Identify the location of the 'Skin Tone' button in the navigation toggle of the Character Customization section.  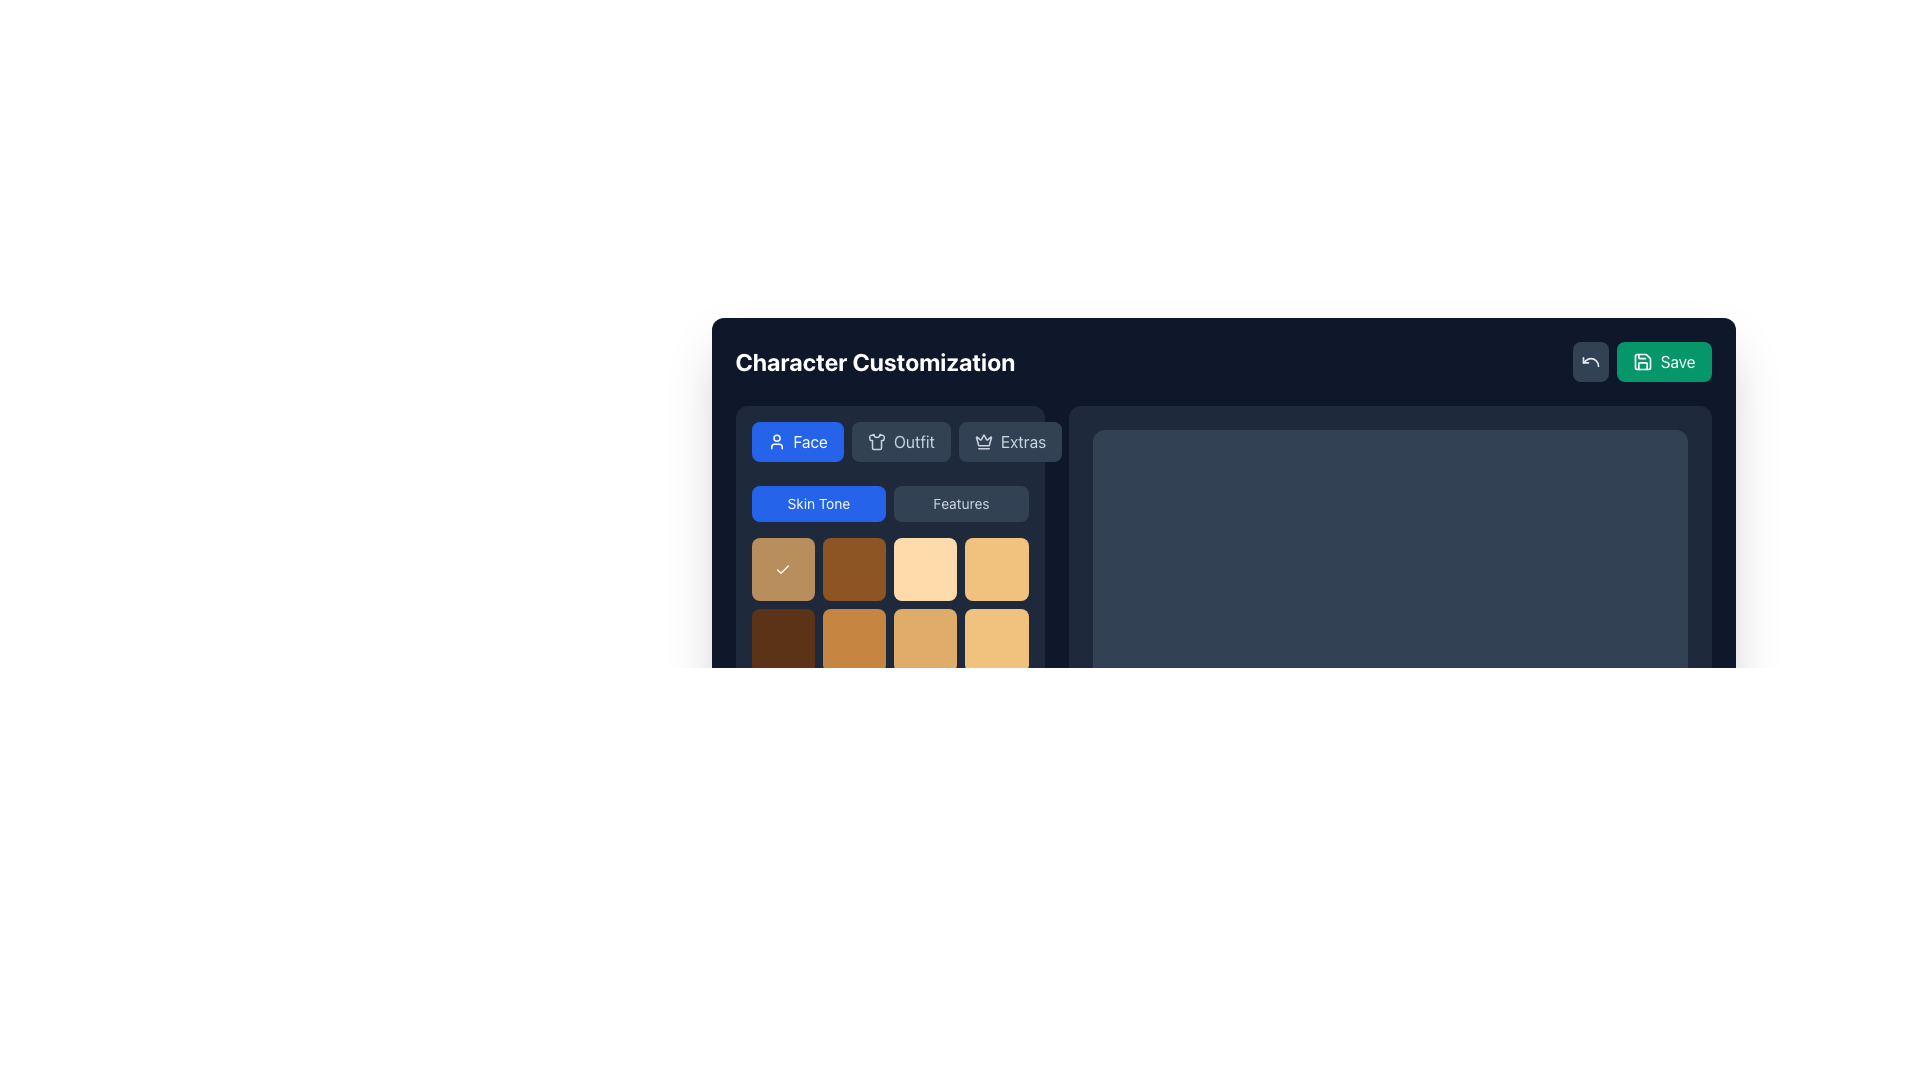
(889, 503).